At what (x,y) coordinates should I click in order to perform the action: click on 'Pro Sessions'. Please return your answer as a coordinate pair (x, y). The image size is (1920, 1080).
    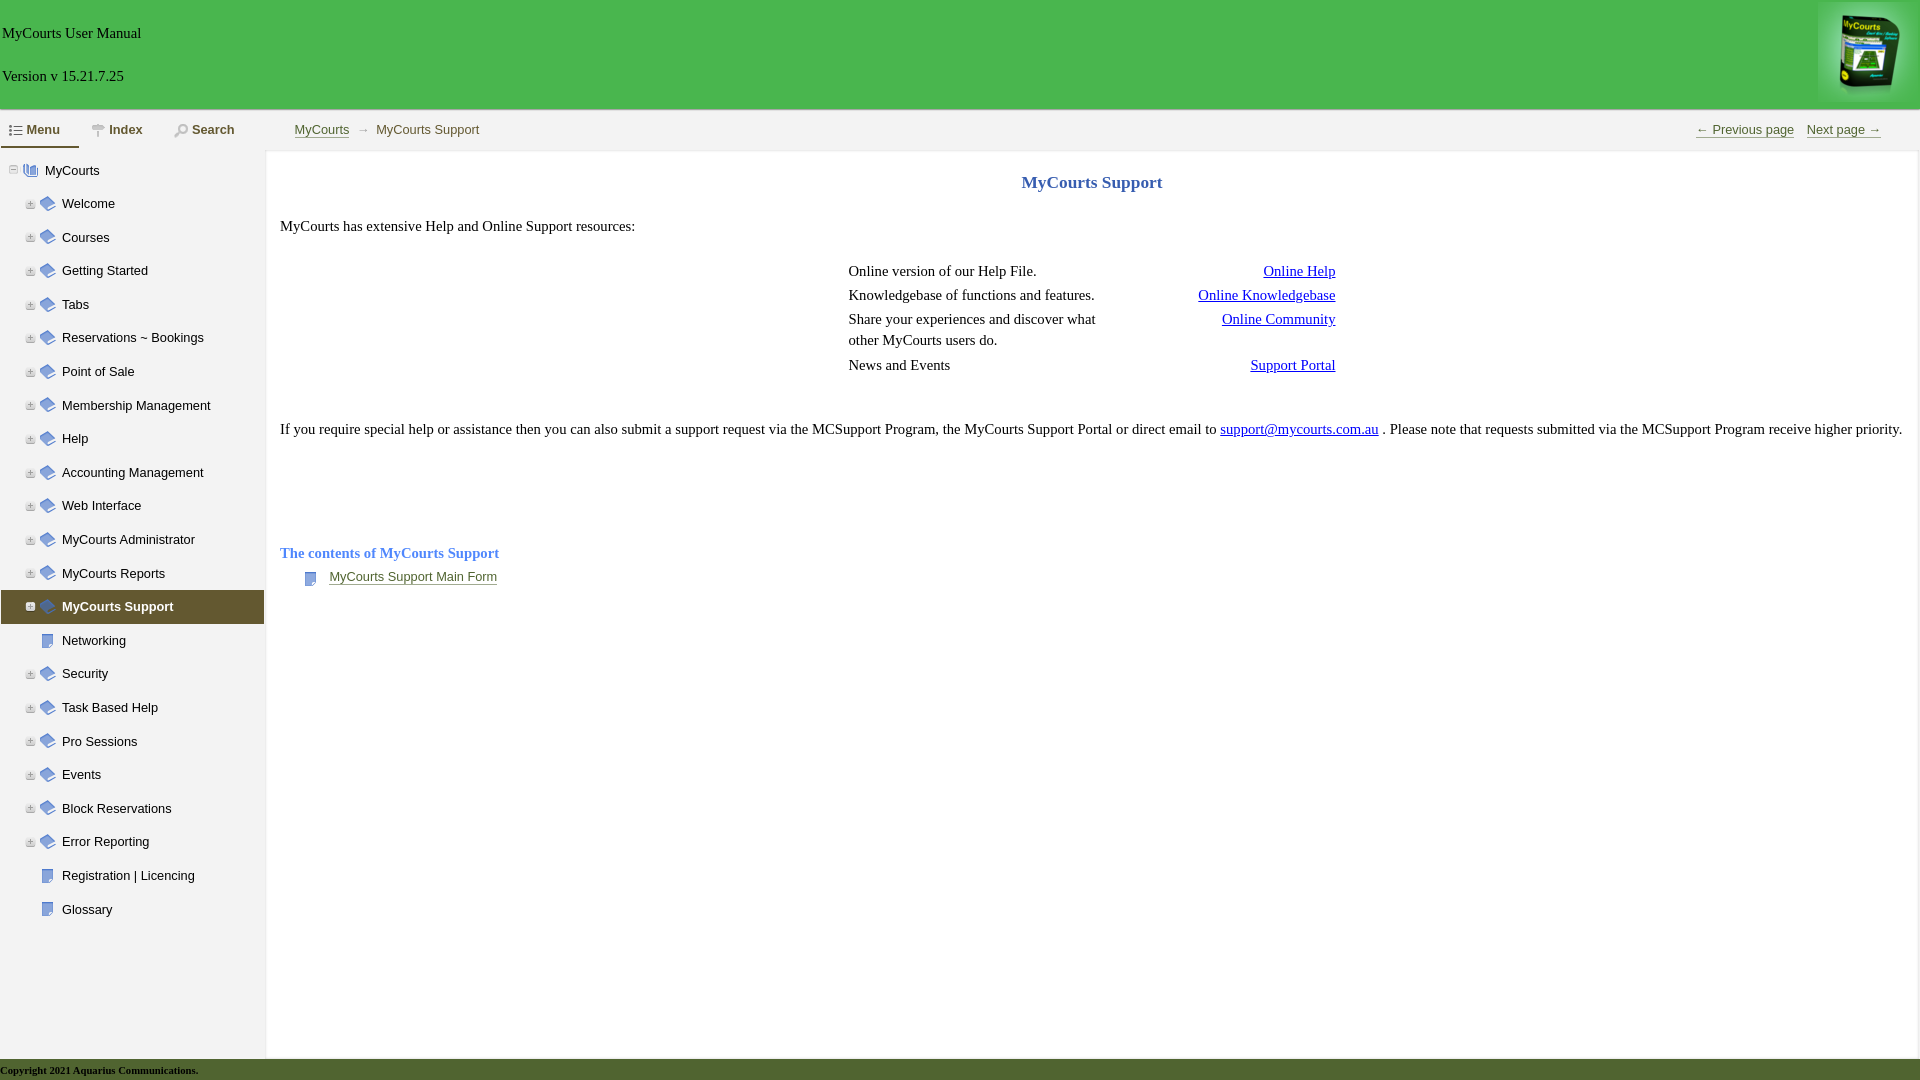
    Looking at the image, I should click on (188, 741).